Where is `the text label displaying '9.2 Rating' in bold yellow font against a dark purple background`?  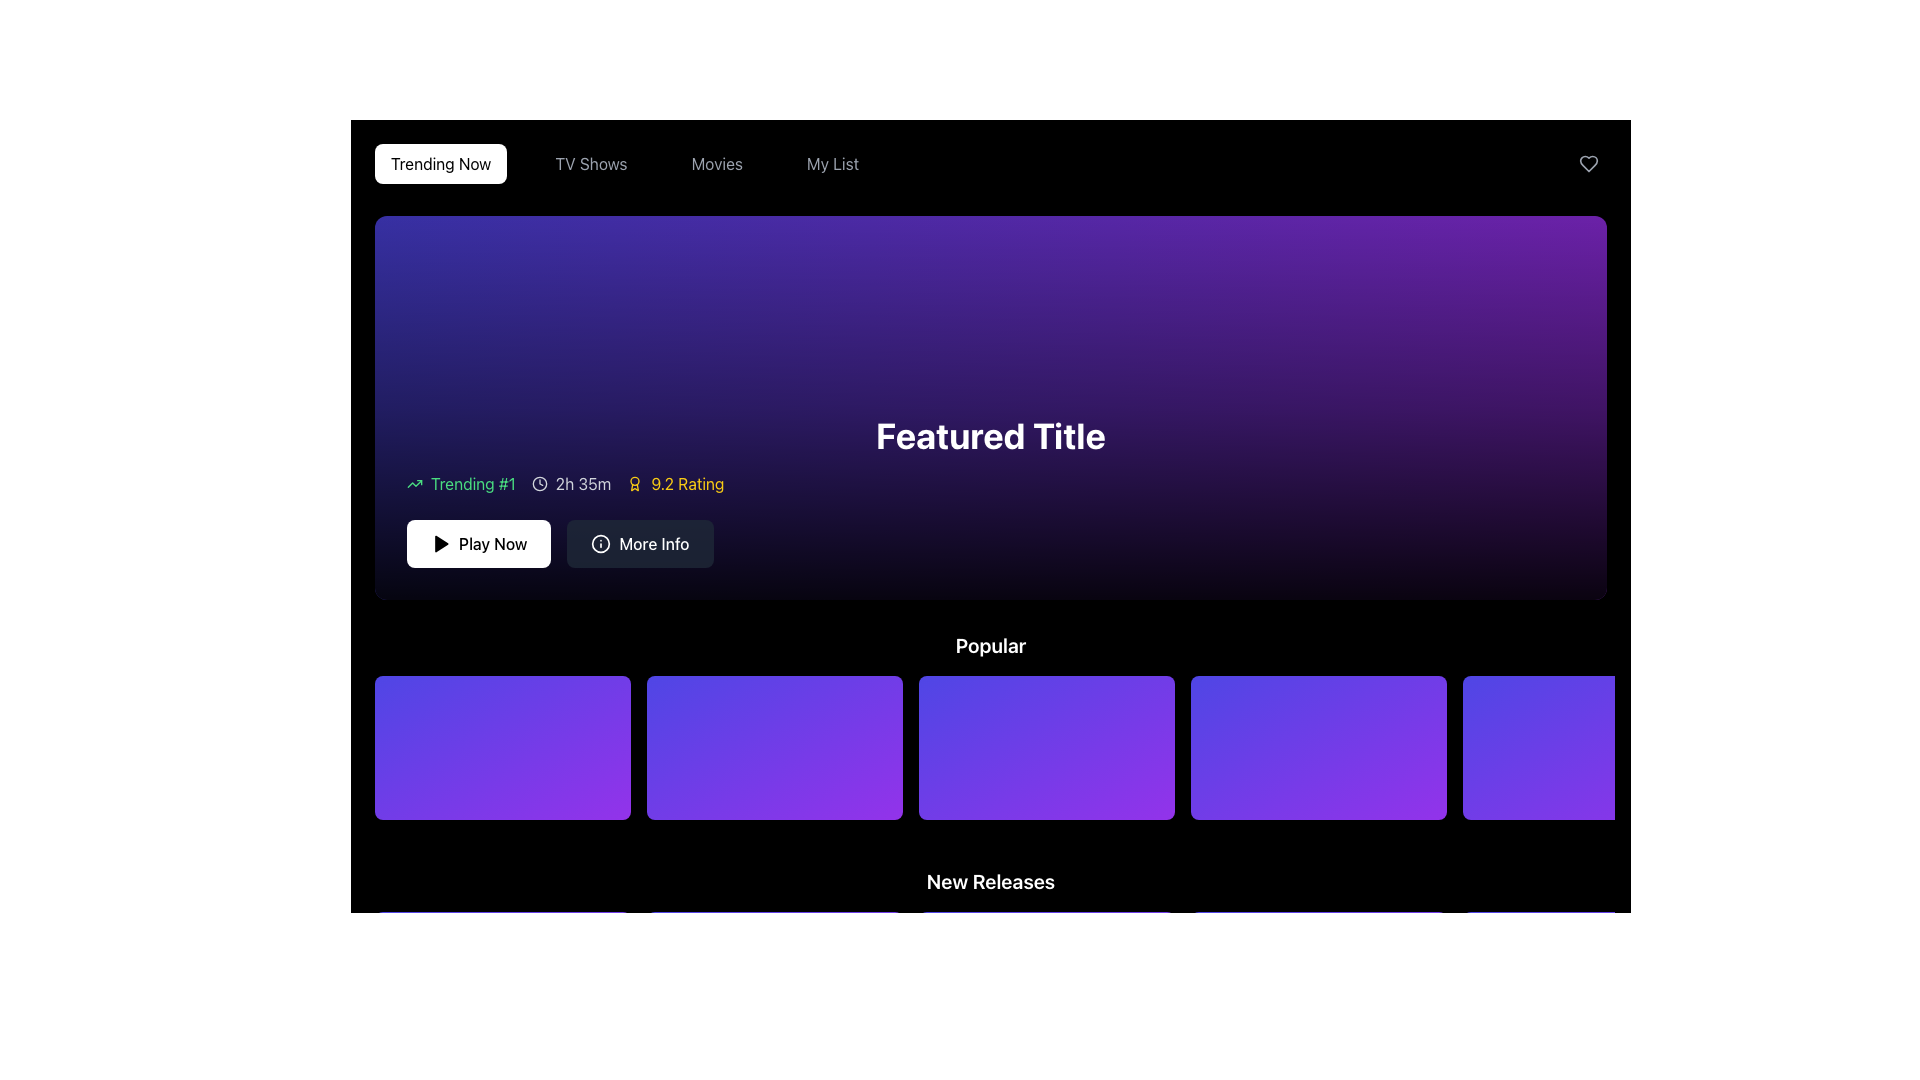
the text label displaying '9.2 Rating' in bold yellow font against a dark purple background is located at coordinates (687, 483).